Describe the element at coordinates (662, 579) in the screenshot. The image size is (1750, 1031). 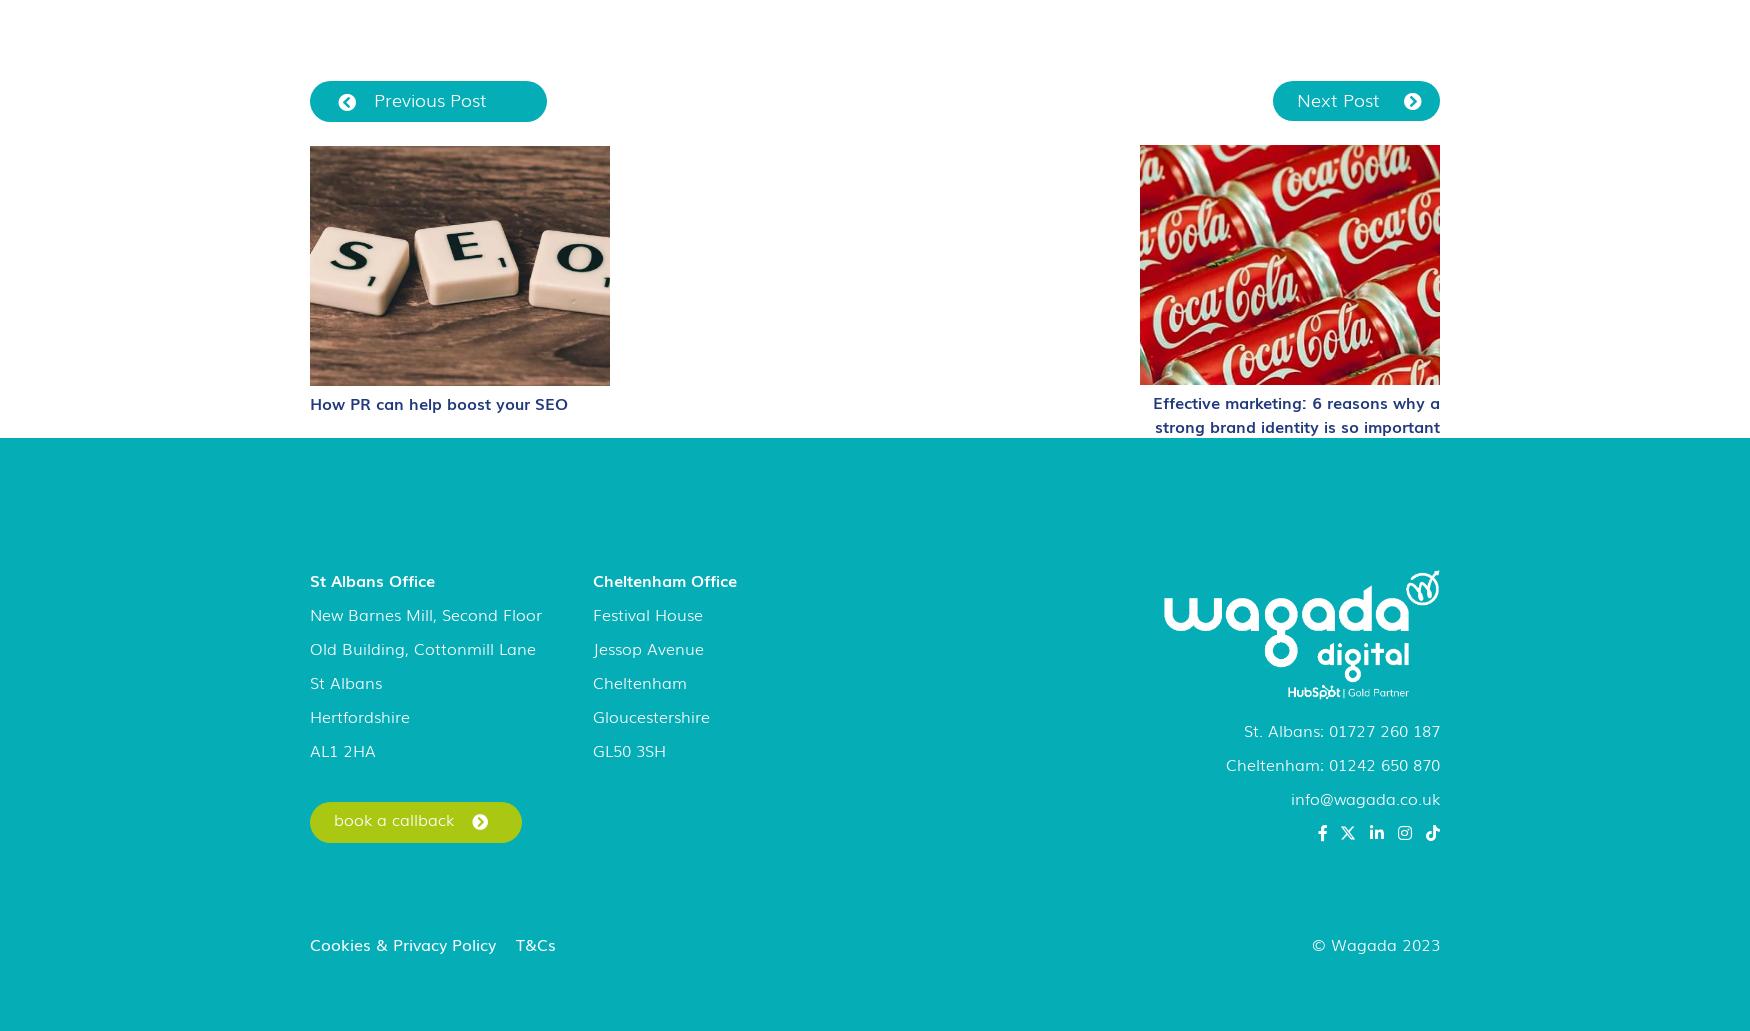
I see `'Cheltenham Office'` at that location.